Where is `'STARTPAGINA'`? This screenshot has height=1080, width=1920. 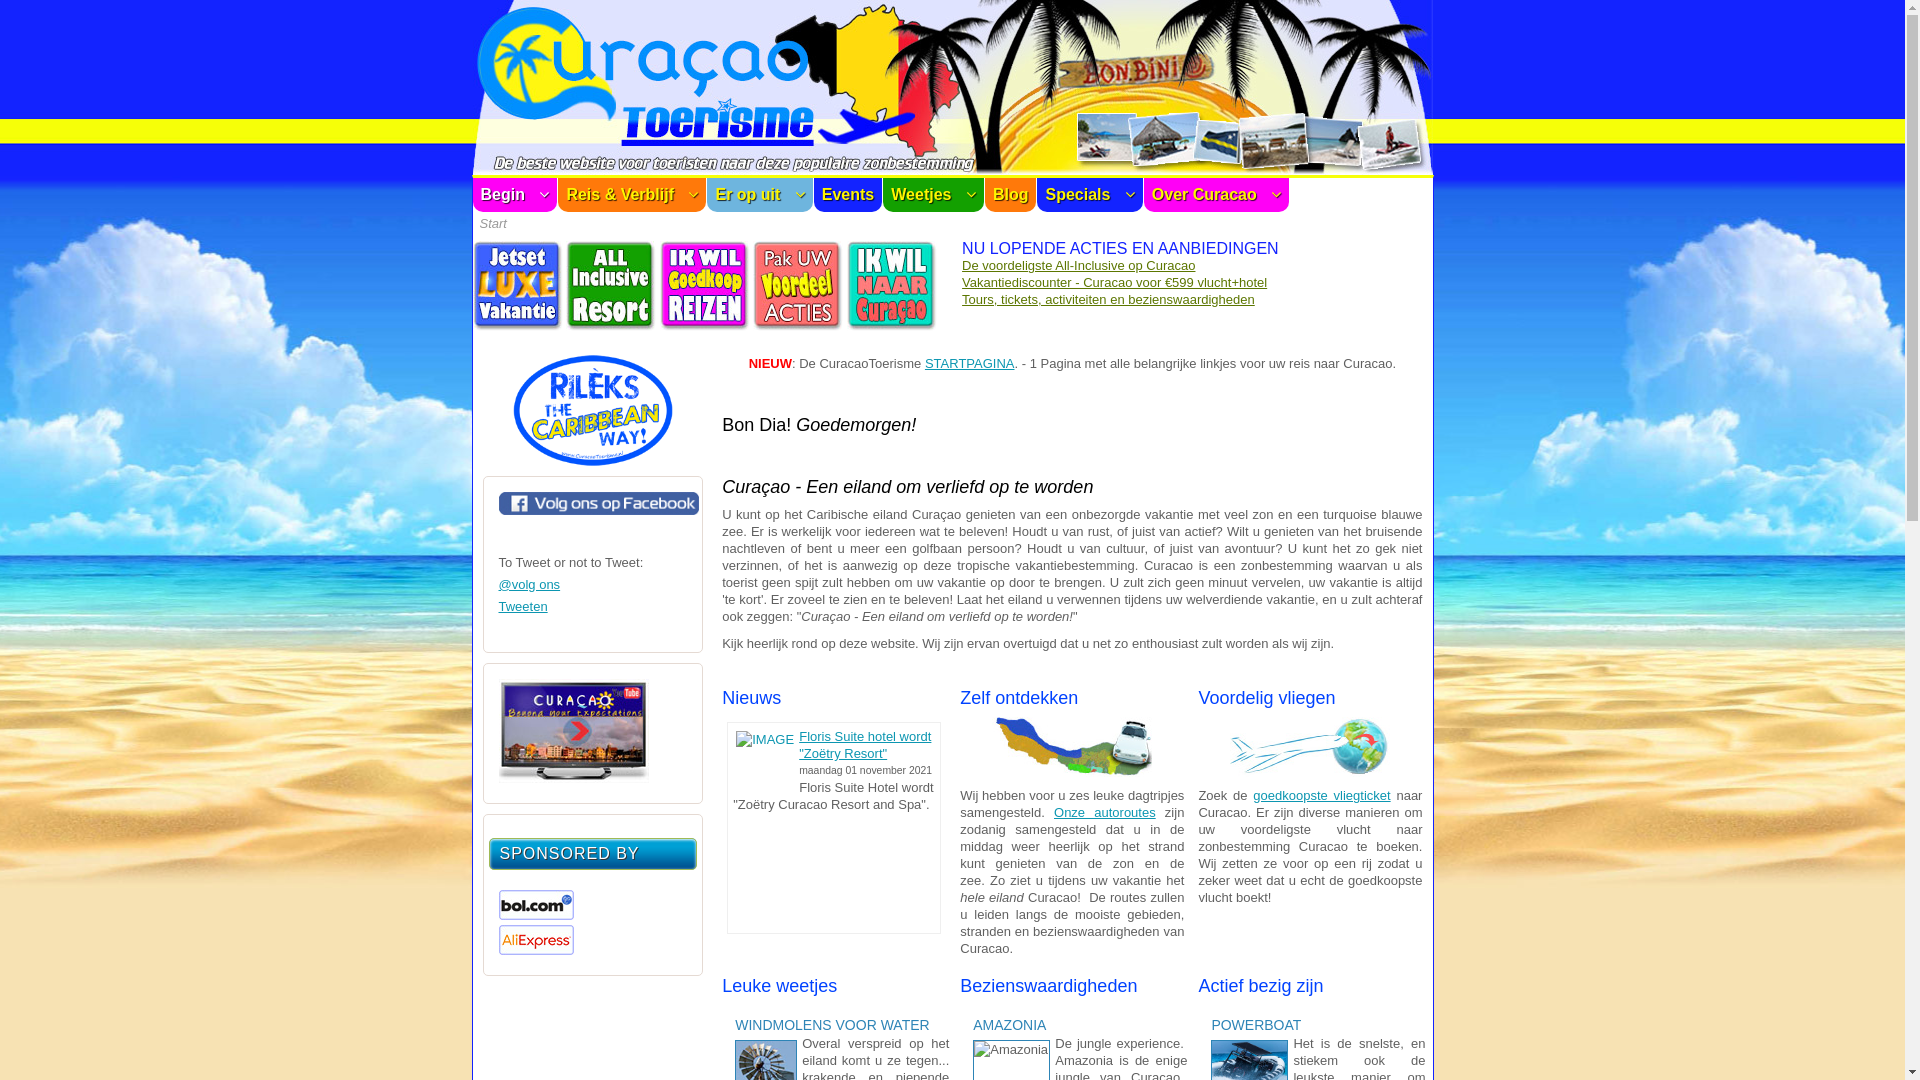 'STARTPAGINA' is located at coordinates (969, 363).